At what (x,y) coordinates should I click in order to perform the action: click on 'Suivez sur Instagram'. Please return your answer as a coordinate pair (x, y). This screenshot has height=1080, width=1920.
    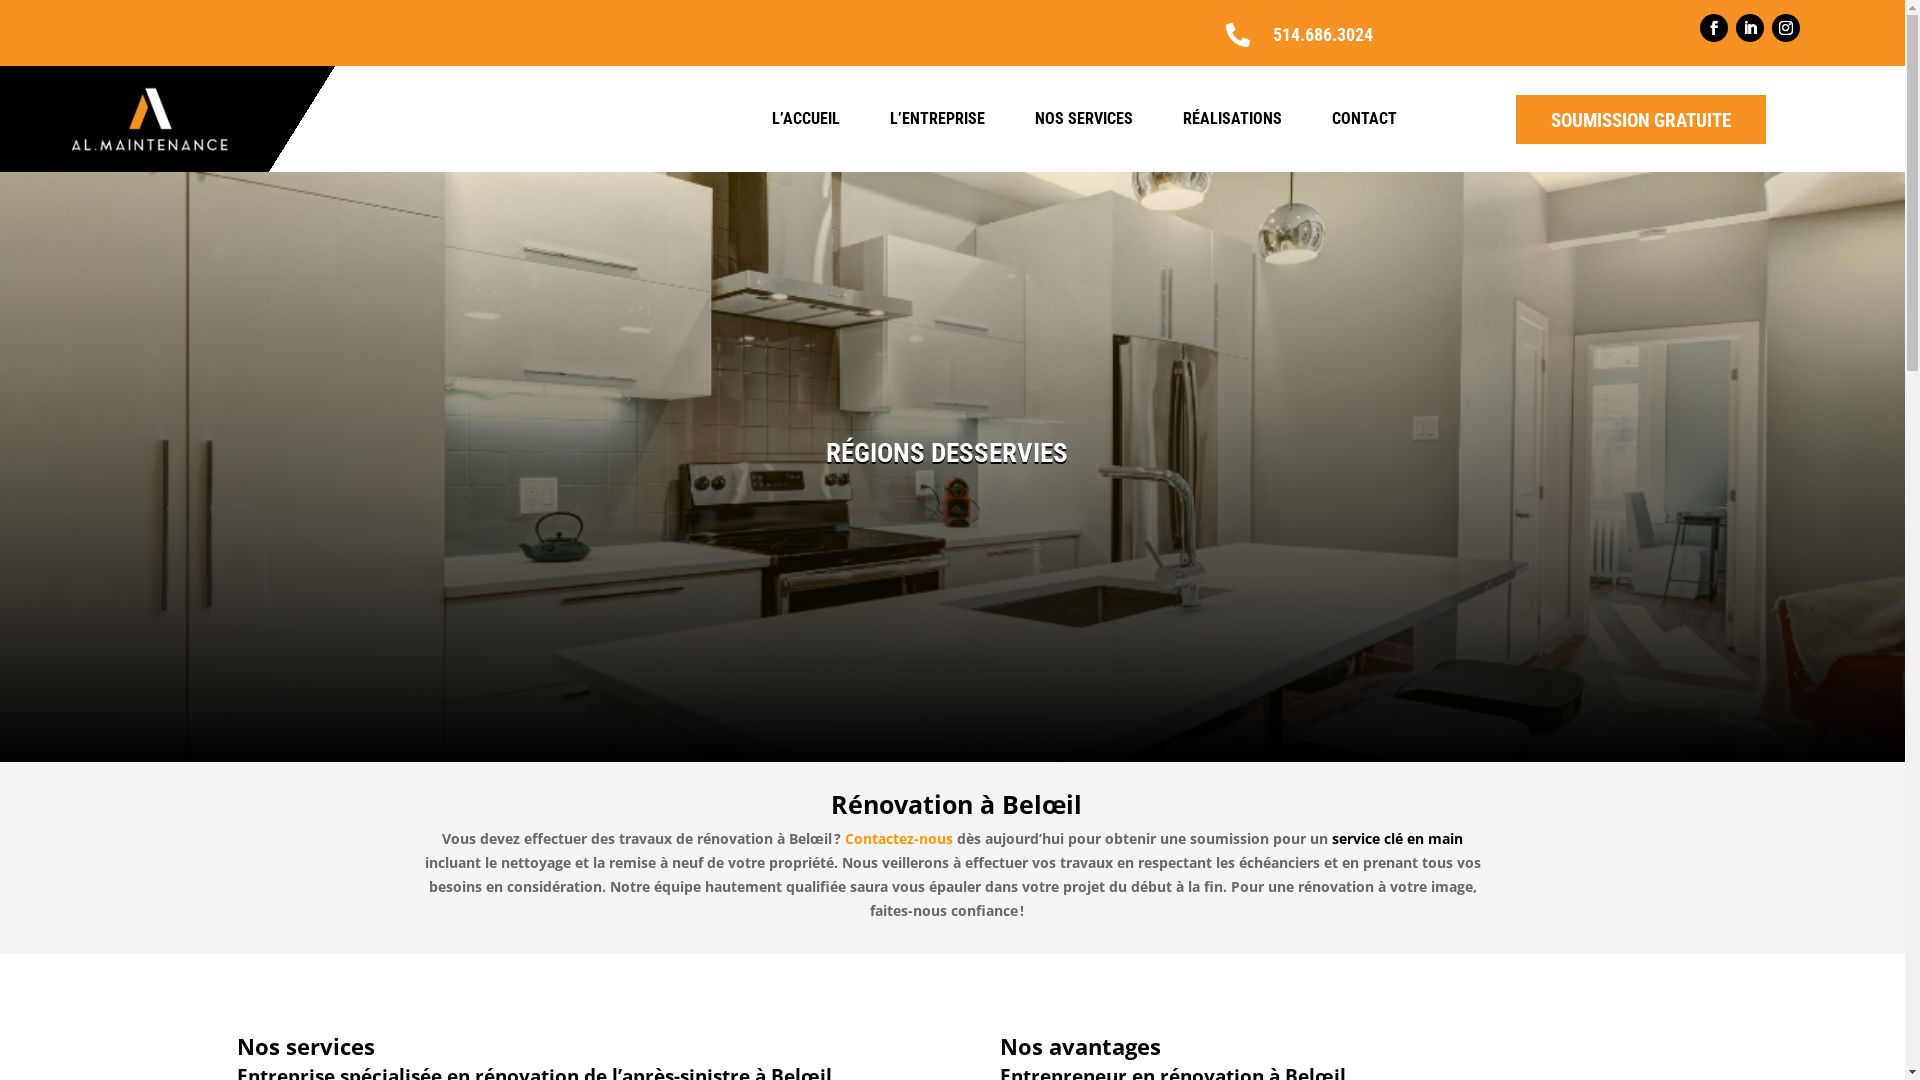
    Looking at the image, I should click on (1785, 27).